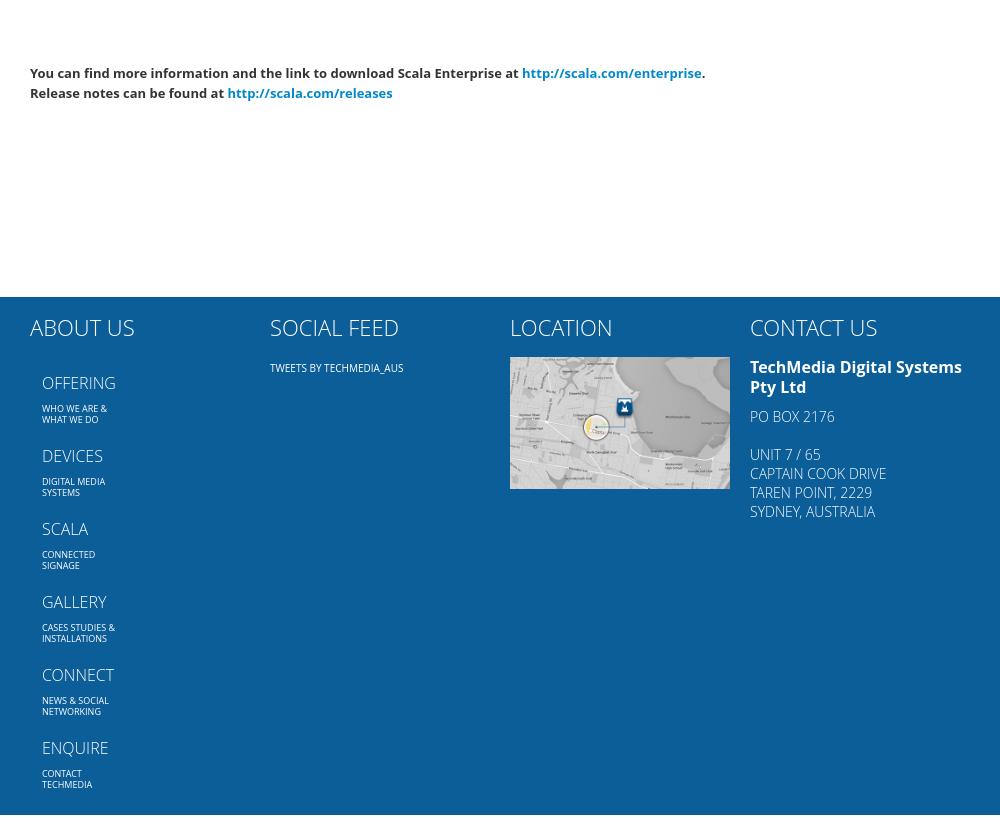 This screenshot has height=833, width=1000. Describe the element at coordinates (81, 326) in the screenshot. I see `'About Us'` at that location.